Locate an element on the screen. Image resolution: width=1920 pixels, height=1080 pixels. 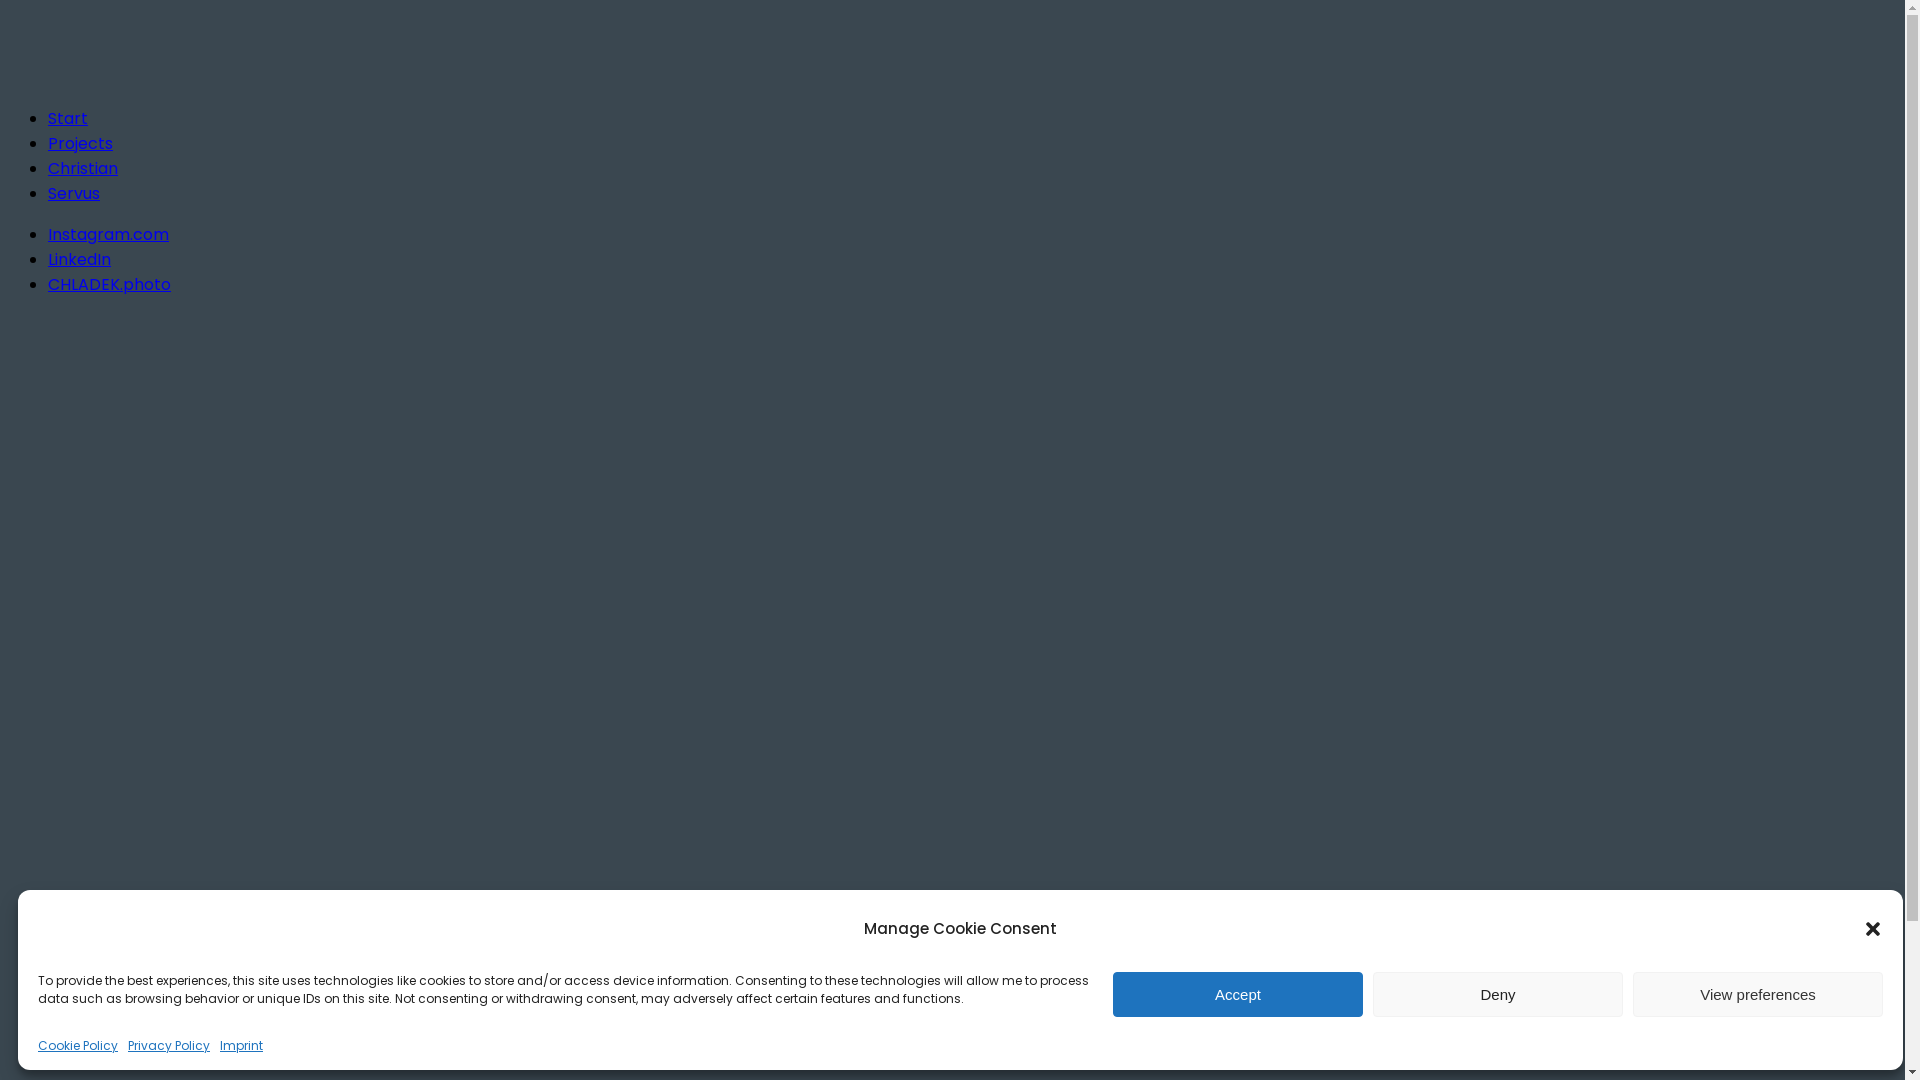
'Cookie Policy' is located at coordinates (77, 1044).